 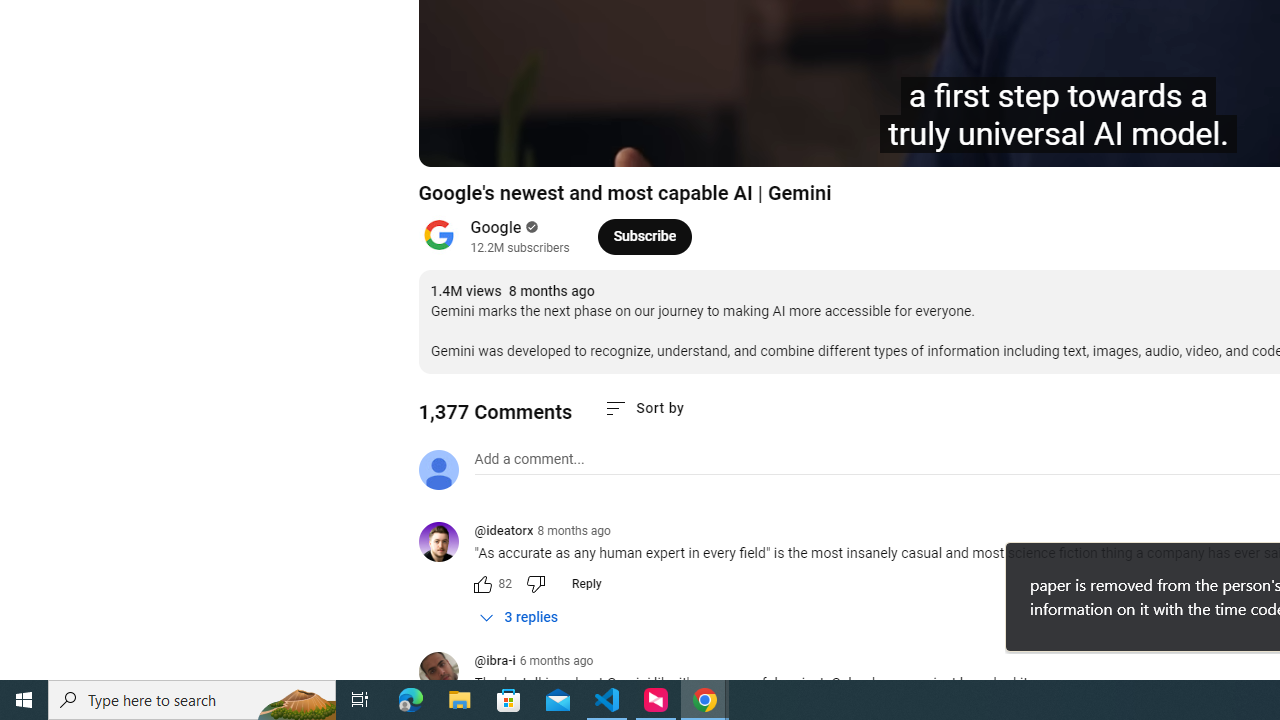 What do you see at coordinates (556, 661) in the screenshot?
I see `'6 months ago'` at bounding box center [556, 661].